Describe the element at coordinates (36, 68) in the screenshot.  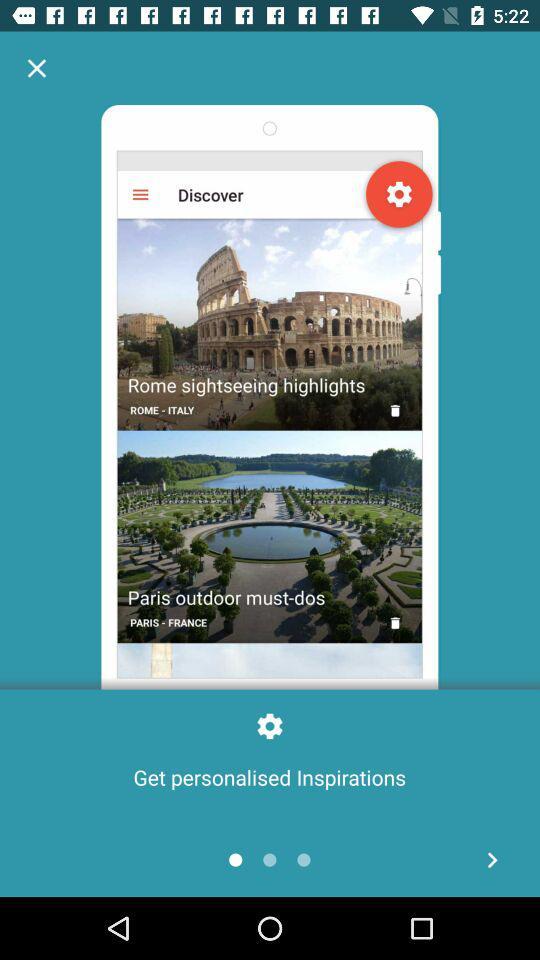
I see `exit the page` at that location.